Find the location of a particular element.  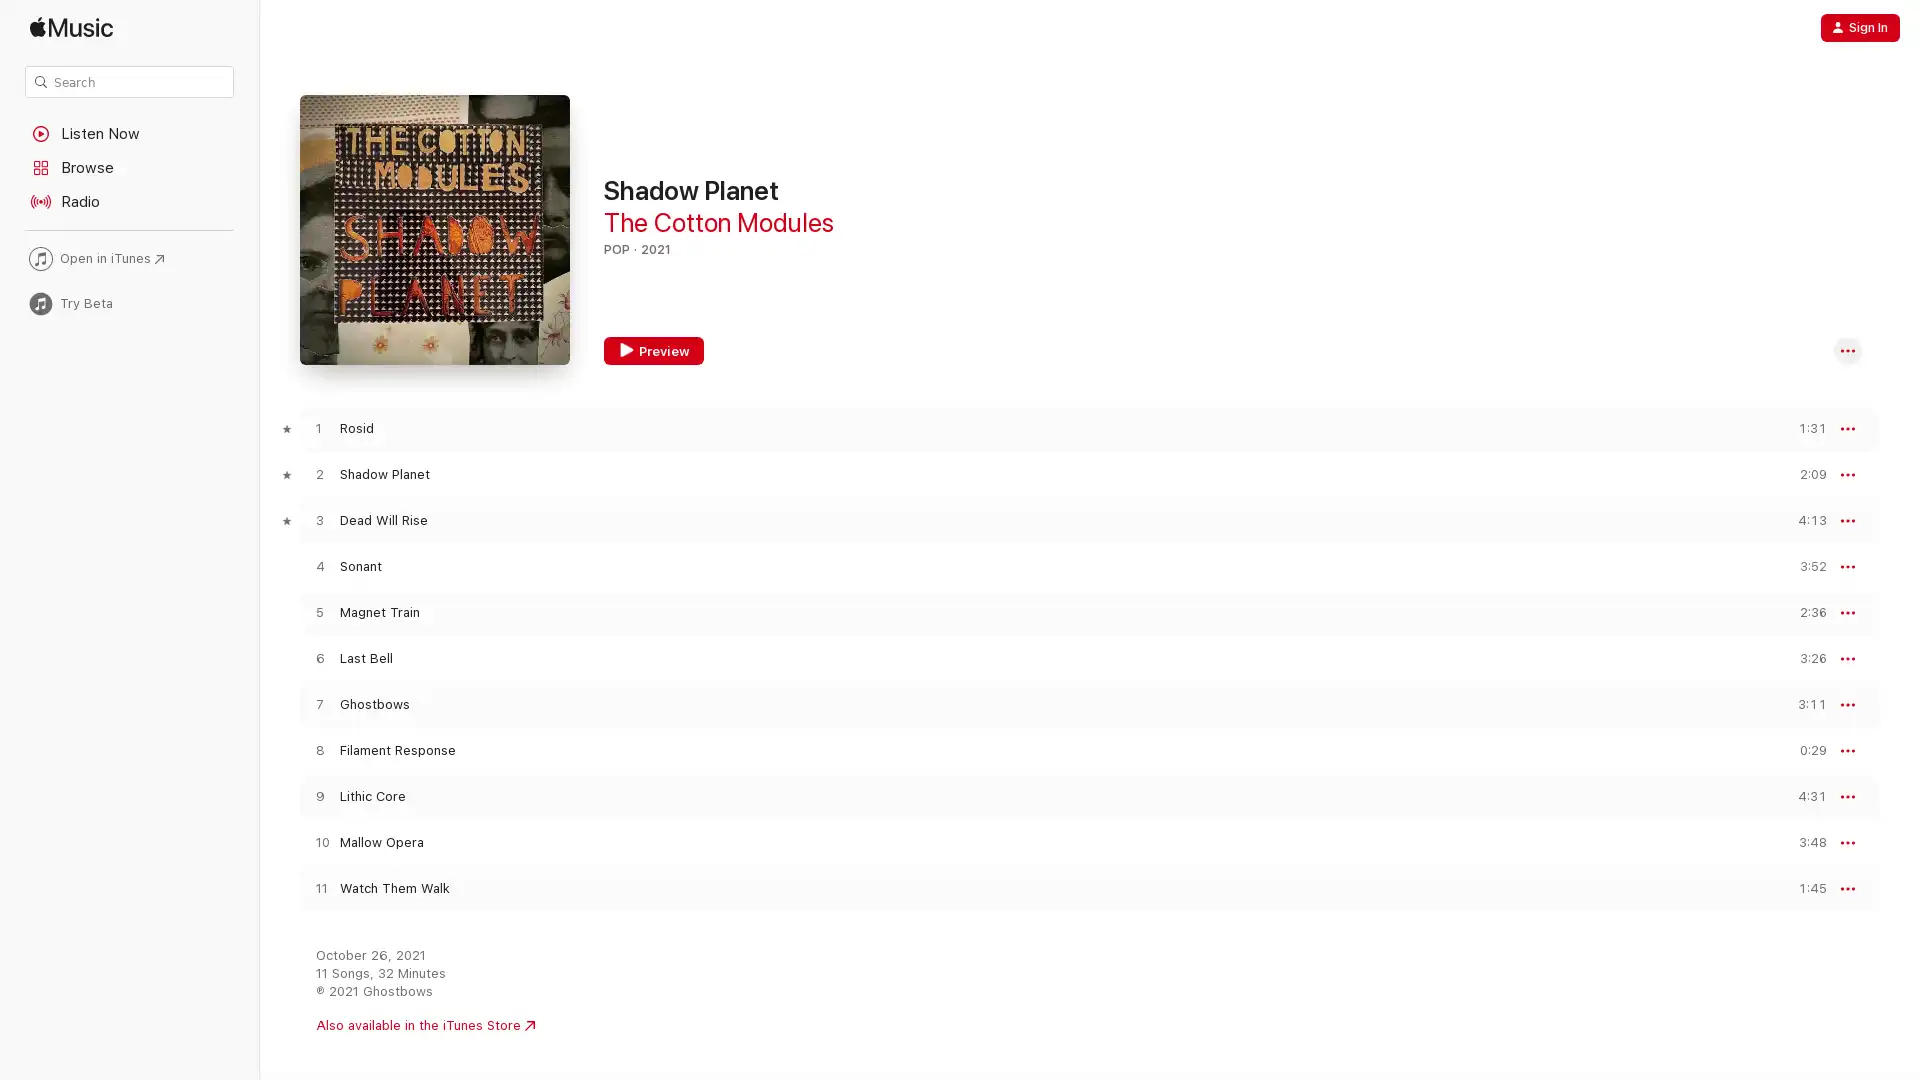

Play is located at coordinates (318, 566).